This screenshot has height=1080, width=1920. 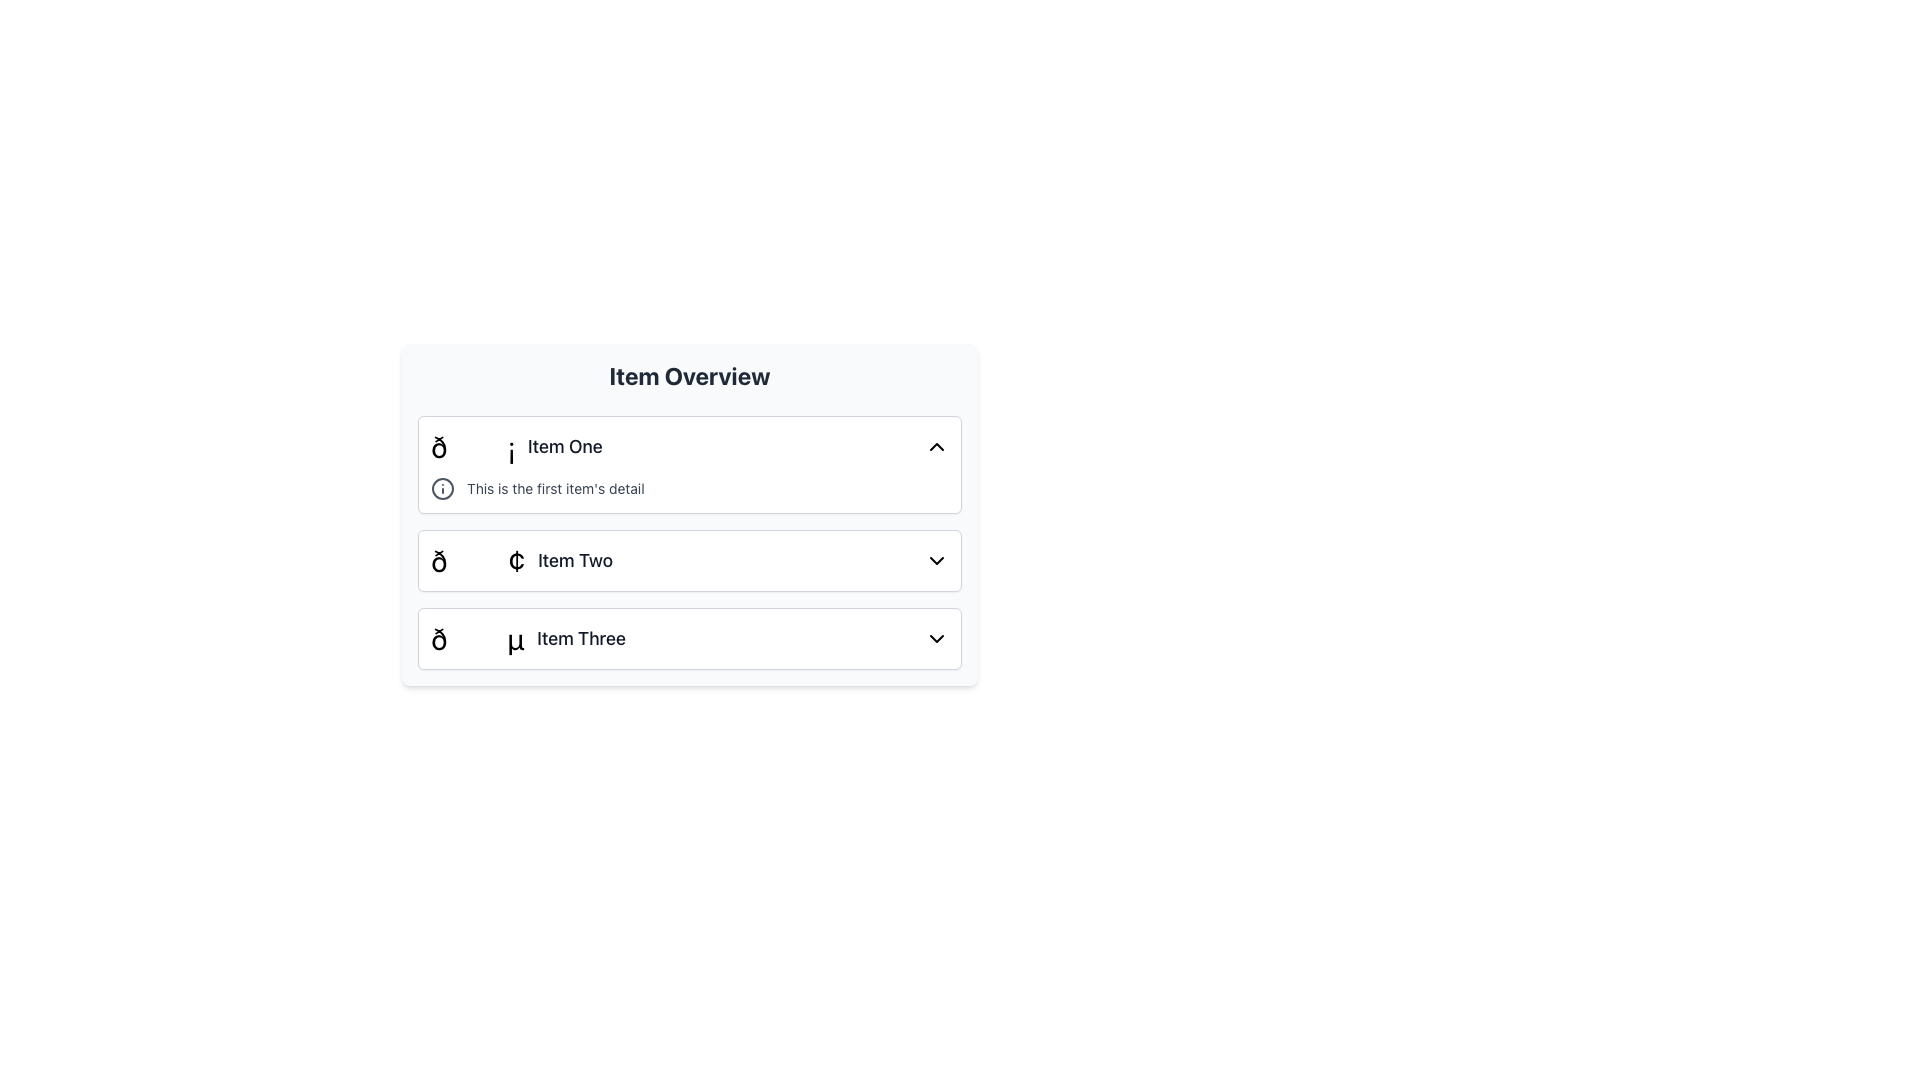 What do you see at coordinates (690, 543) in the screenshot?
I see `the middle row of the collapsible list item labeled 'Item Two' within the 'Item Overview' card to potentially trigger its default action` at bounding box center [690, 543].